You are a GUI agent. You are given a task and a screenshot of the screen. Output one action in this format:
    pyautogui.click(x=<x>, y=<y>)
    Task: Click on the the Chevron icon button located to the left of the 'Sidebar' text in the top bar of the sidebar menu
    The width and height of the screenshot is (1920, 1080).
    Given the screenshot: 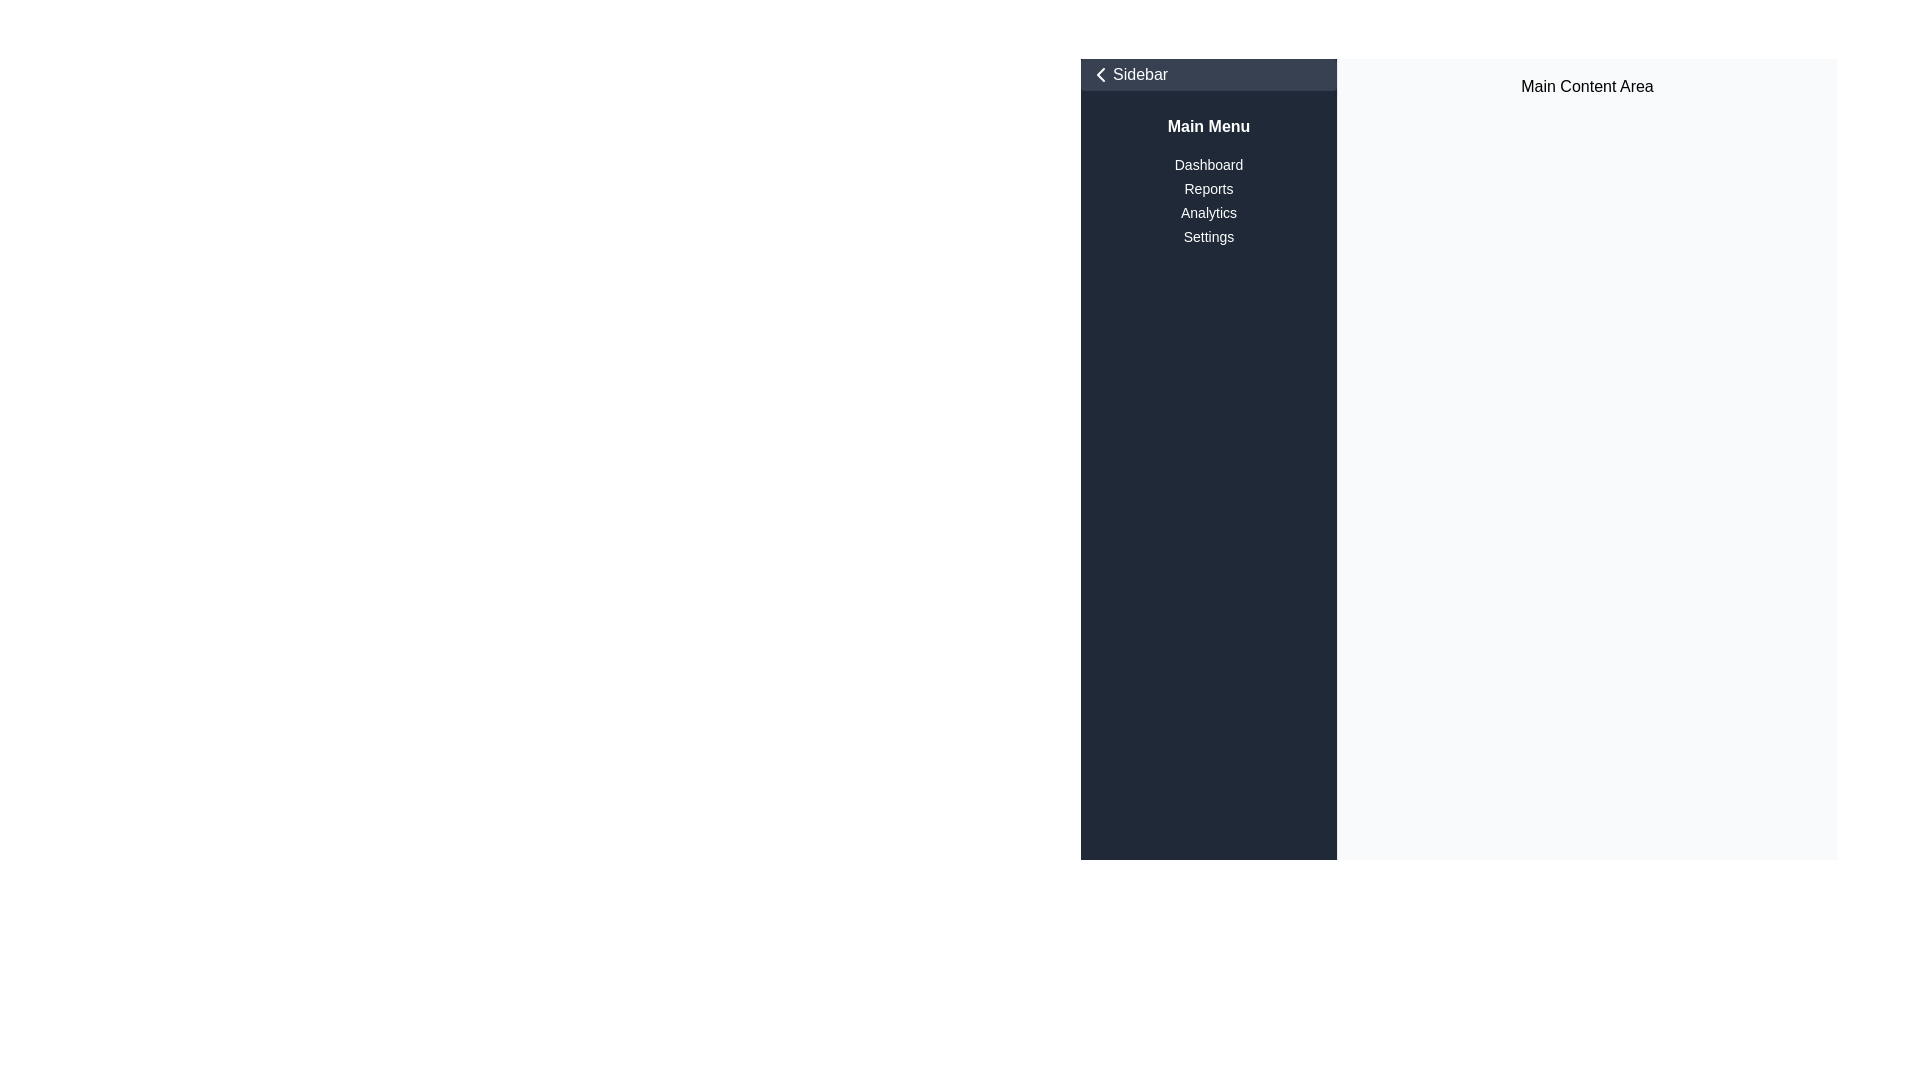 What is the action you would take?
    pyautogui.click(x=1099, y=73)
    